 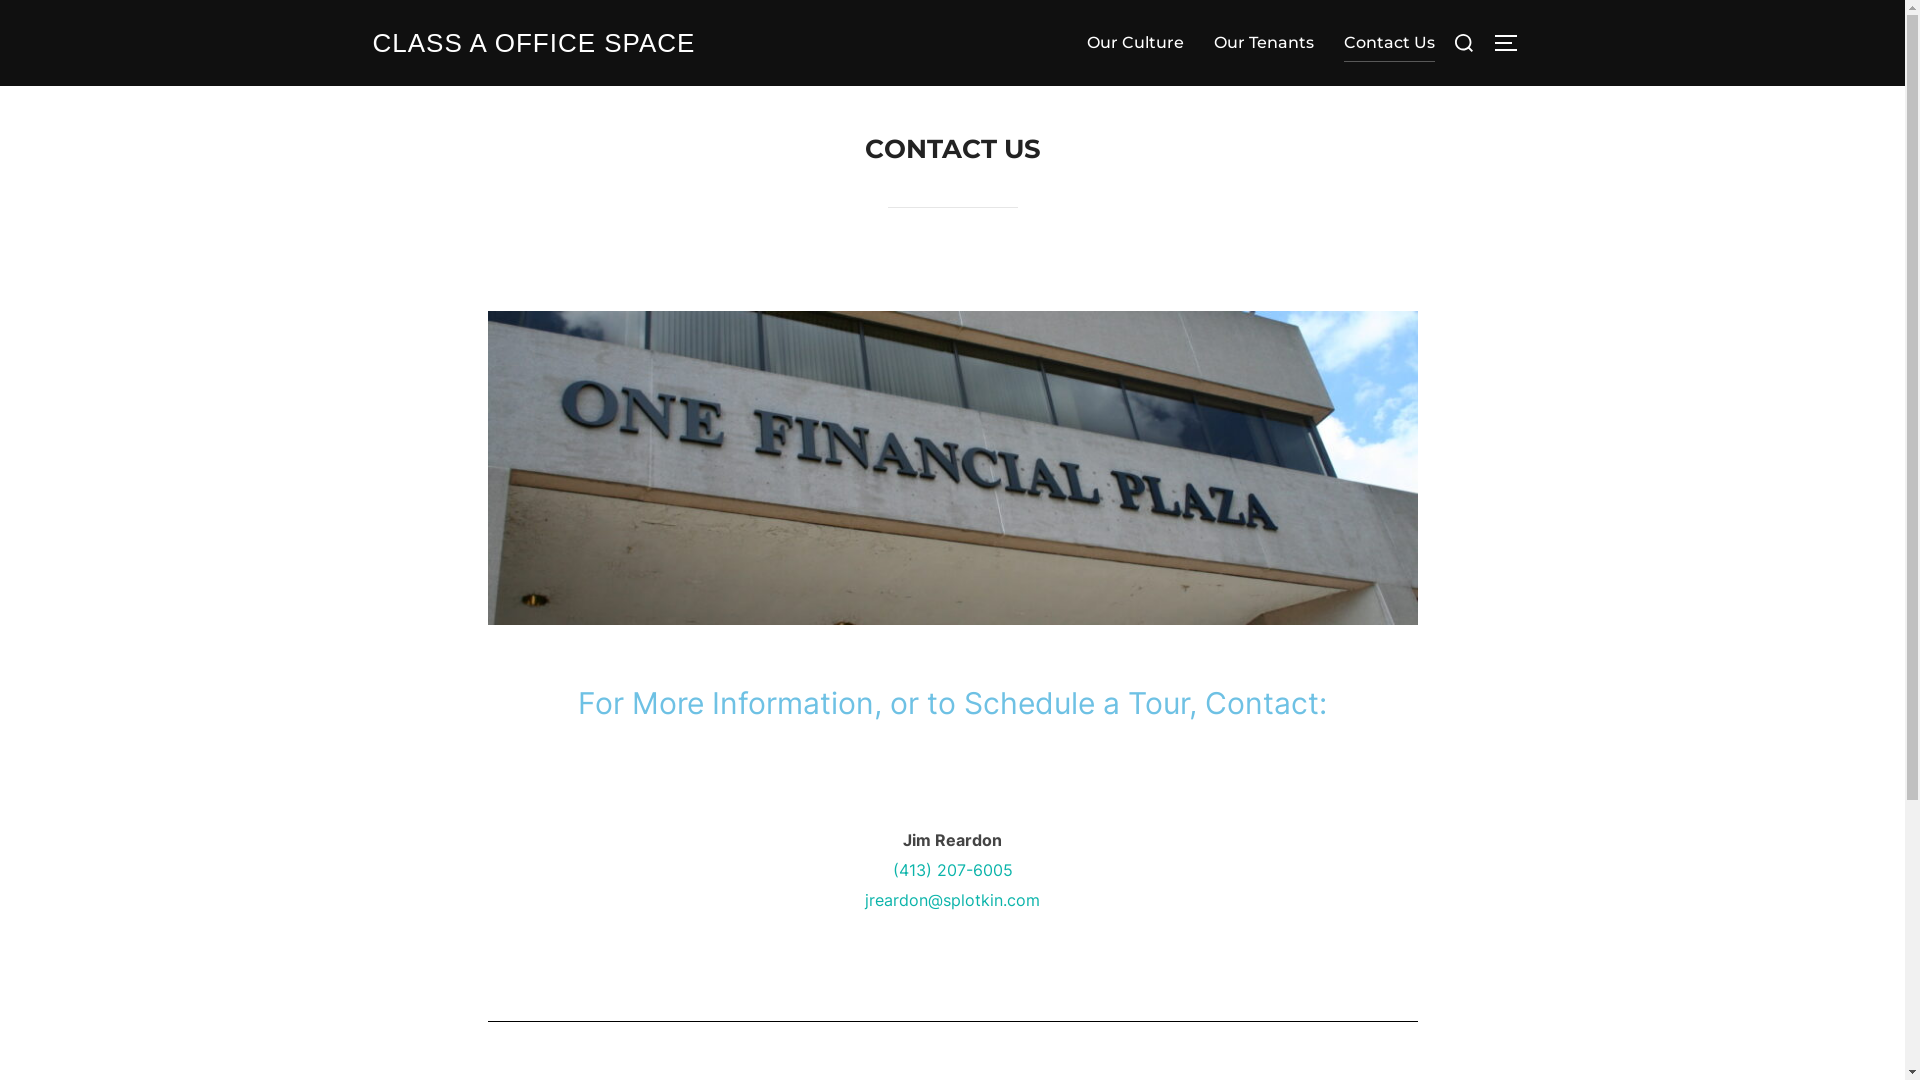 I want to click on 'jreardon@splotkin.com', so click(x=864, y=898).